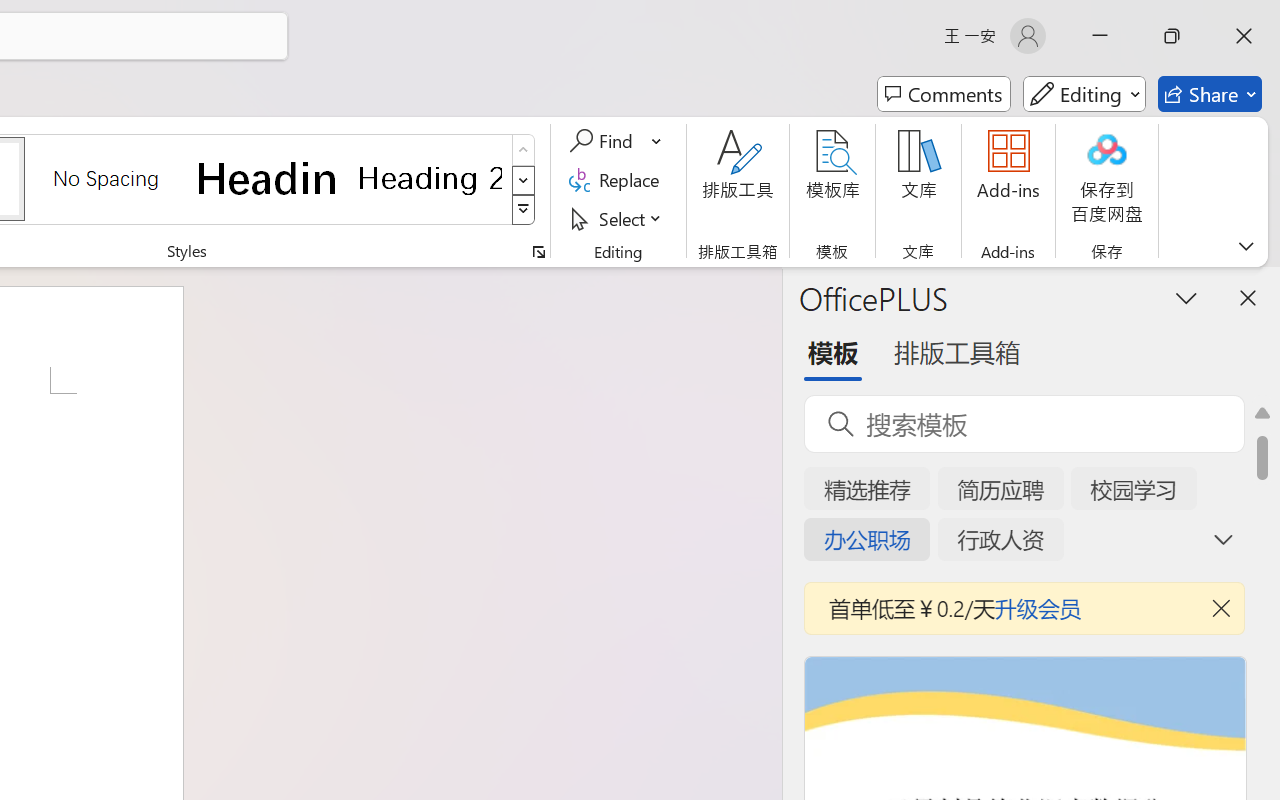 The width and height of the screenshot is (1280, 800). What do you see at coordinates (524, 210) in the screenshot?
I see `'Class: NetUIImage'` at bounding box center [524, 210].